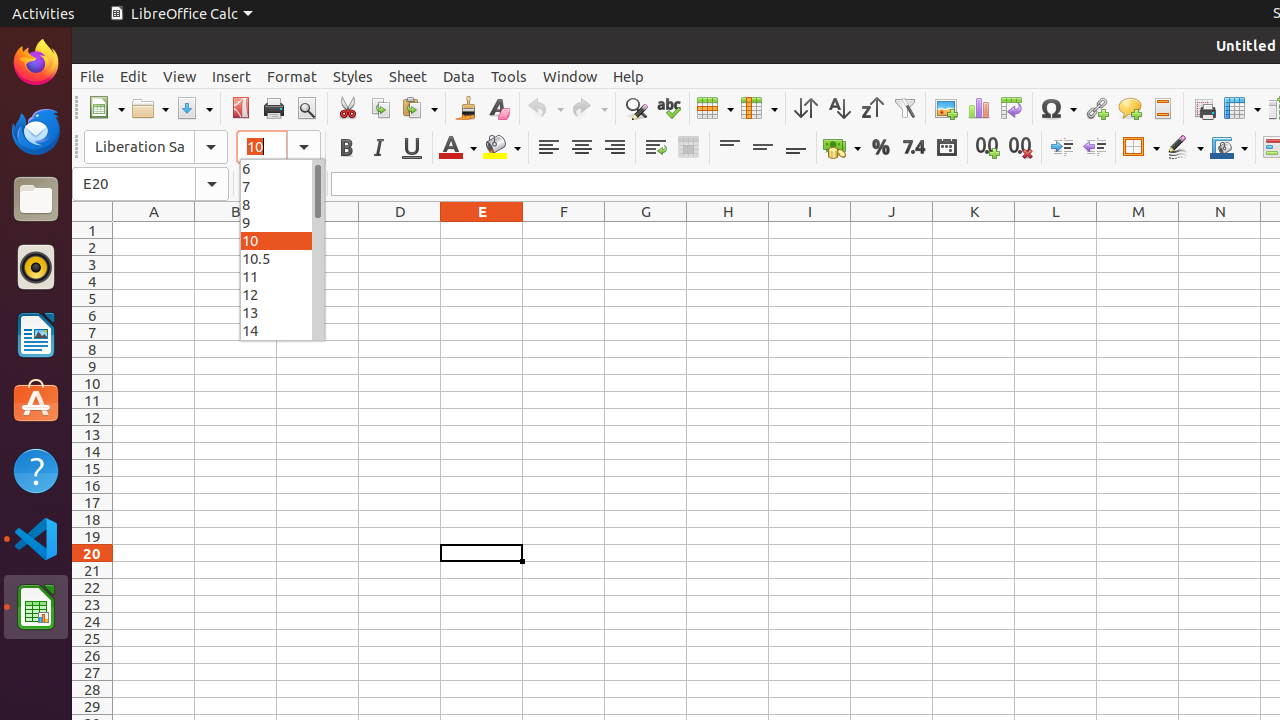  What do you see at coordinates (305, 108) in the screenshot?
I see `'Print Preview'` at bounding box center [305, 108].